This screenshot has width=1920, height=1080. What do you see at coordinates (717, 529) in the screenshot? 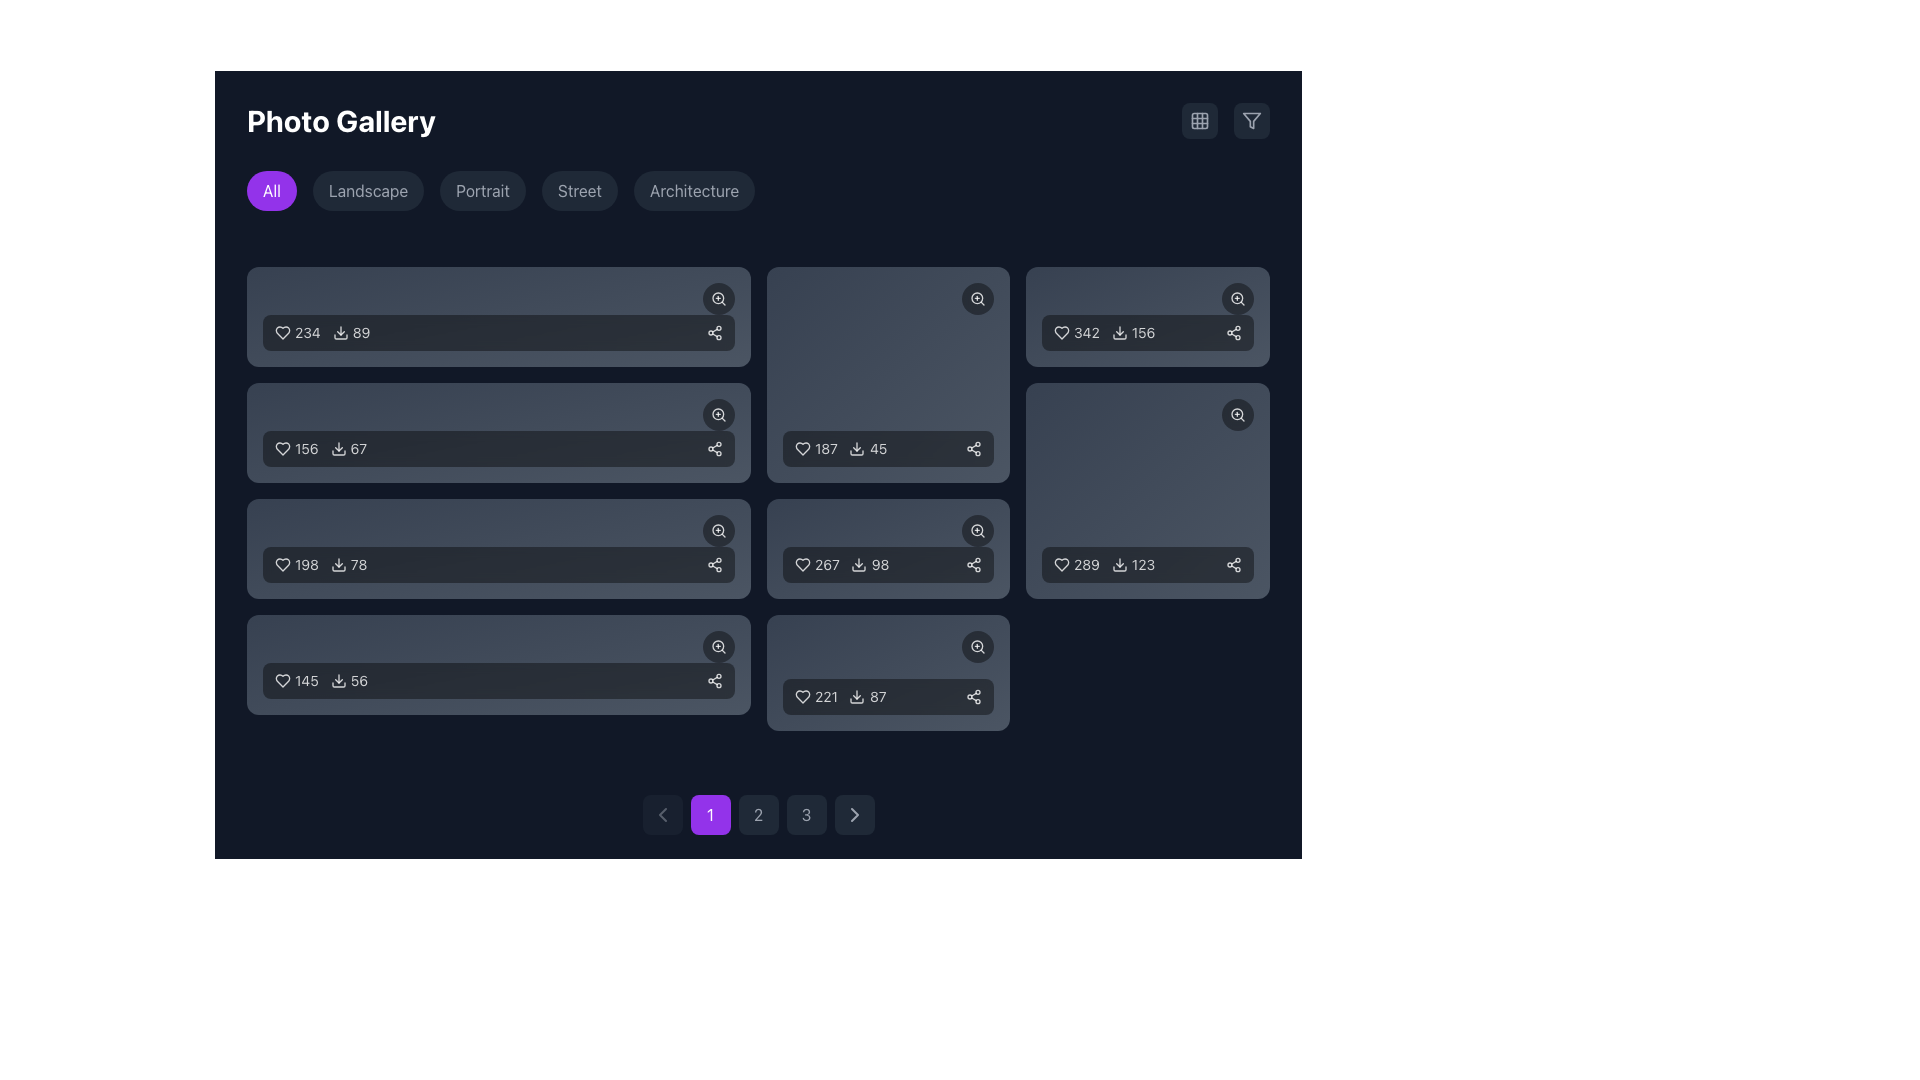
I see `the magnifying glass icon located in the bottom row of the gallery grid, positioned to the right of the '198' likes and '78' downloads entry` at bounding box center [717, 529].